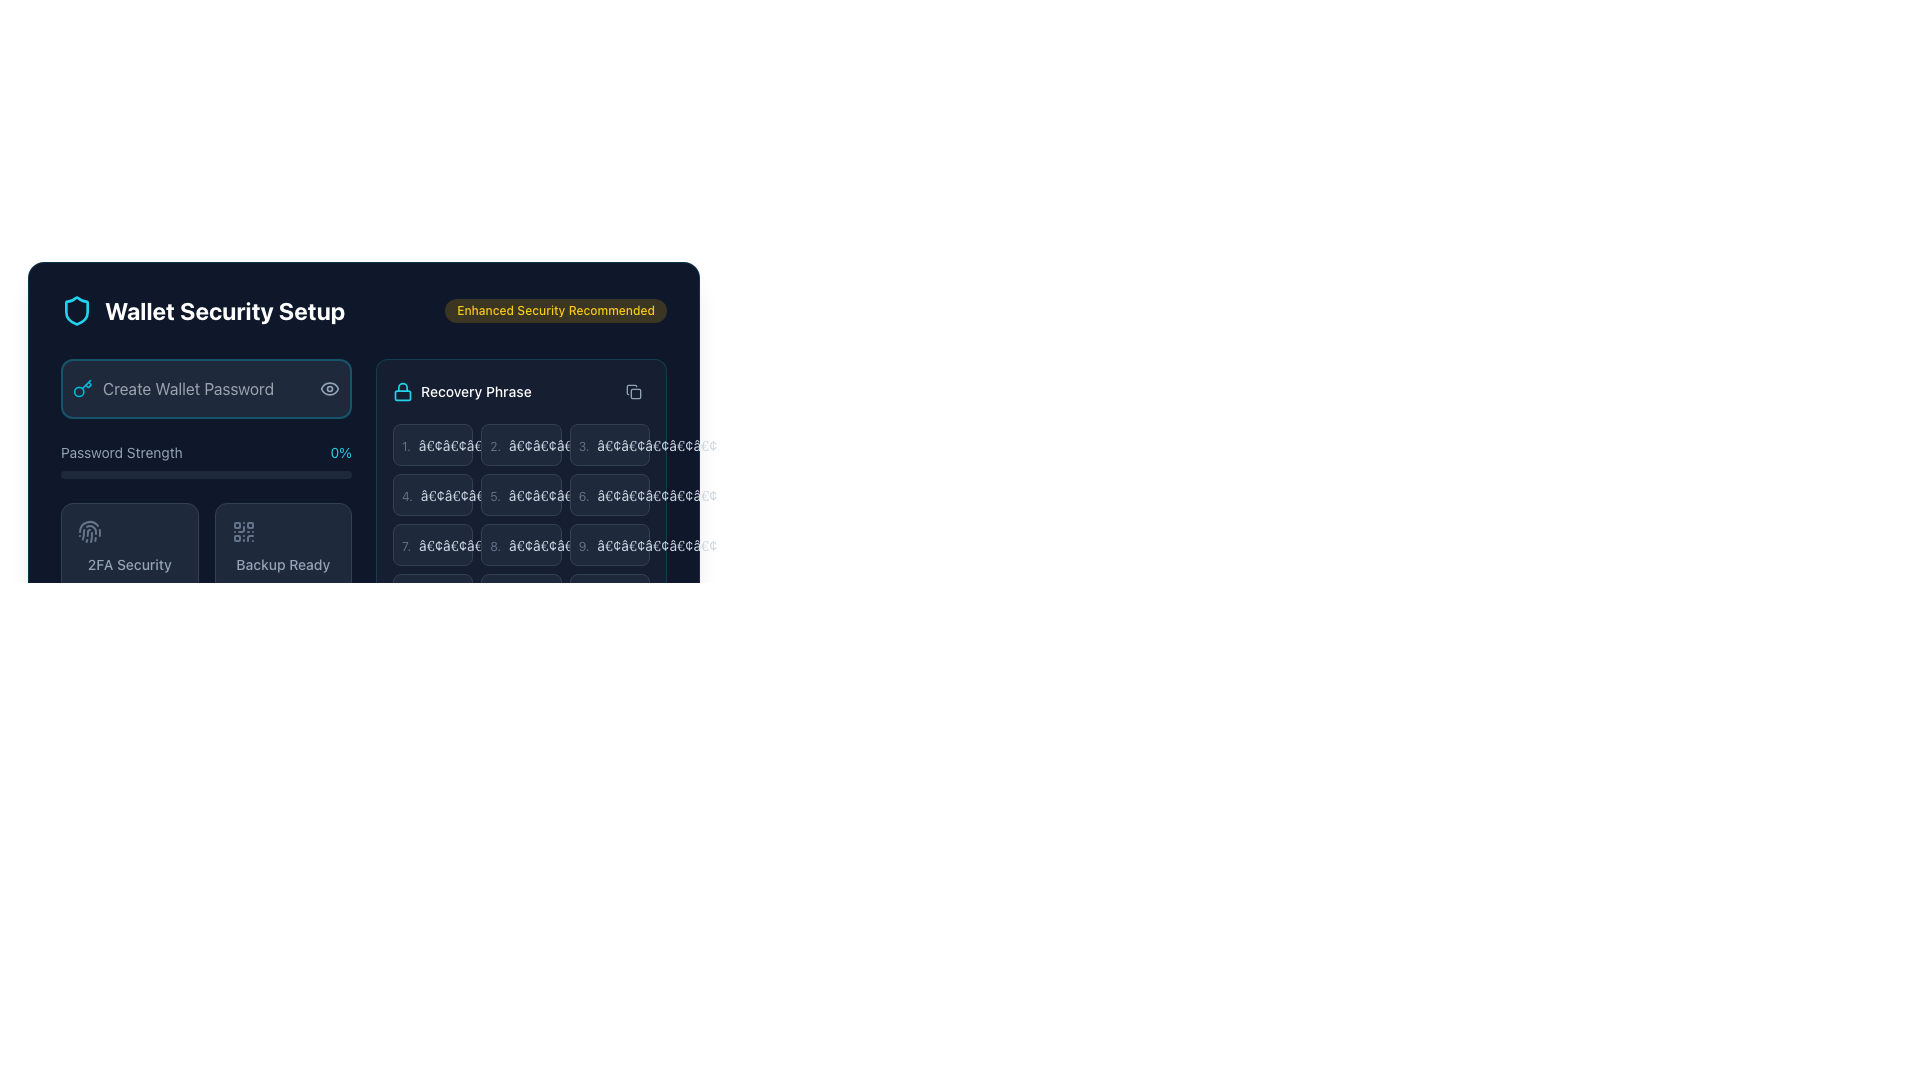 The height and width of the screenshot is (1080, 1920). Describe the element at coordinates (568, 545) in the screenshot. I see `the text display element in the second row, third column of the grid layout labeled 'Recovery Phrase', which serves as a placeholder for sensitive information` at that location.